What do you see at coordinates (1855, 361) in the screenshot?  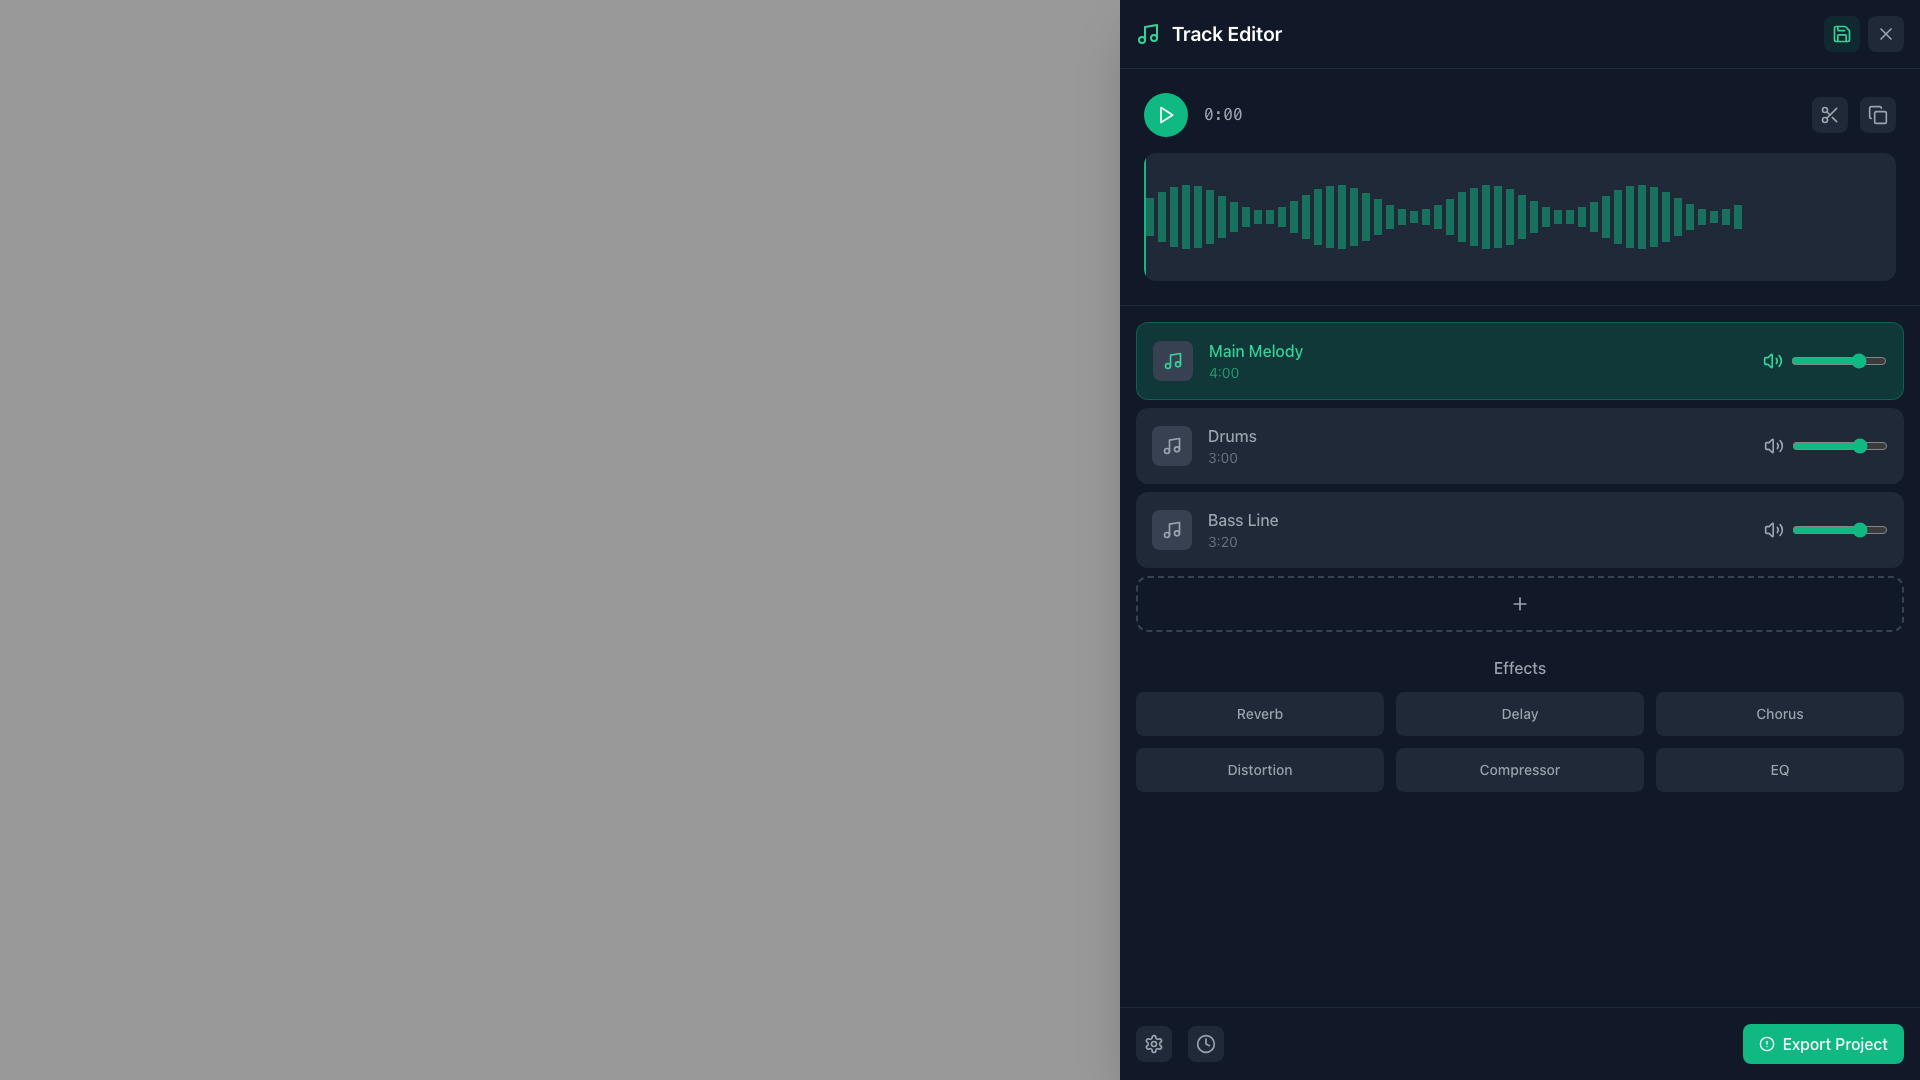 I see `the slider value` at bounding box center [1855, 361].